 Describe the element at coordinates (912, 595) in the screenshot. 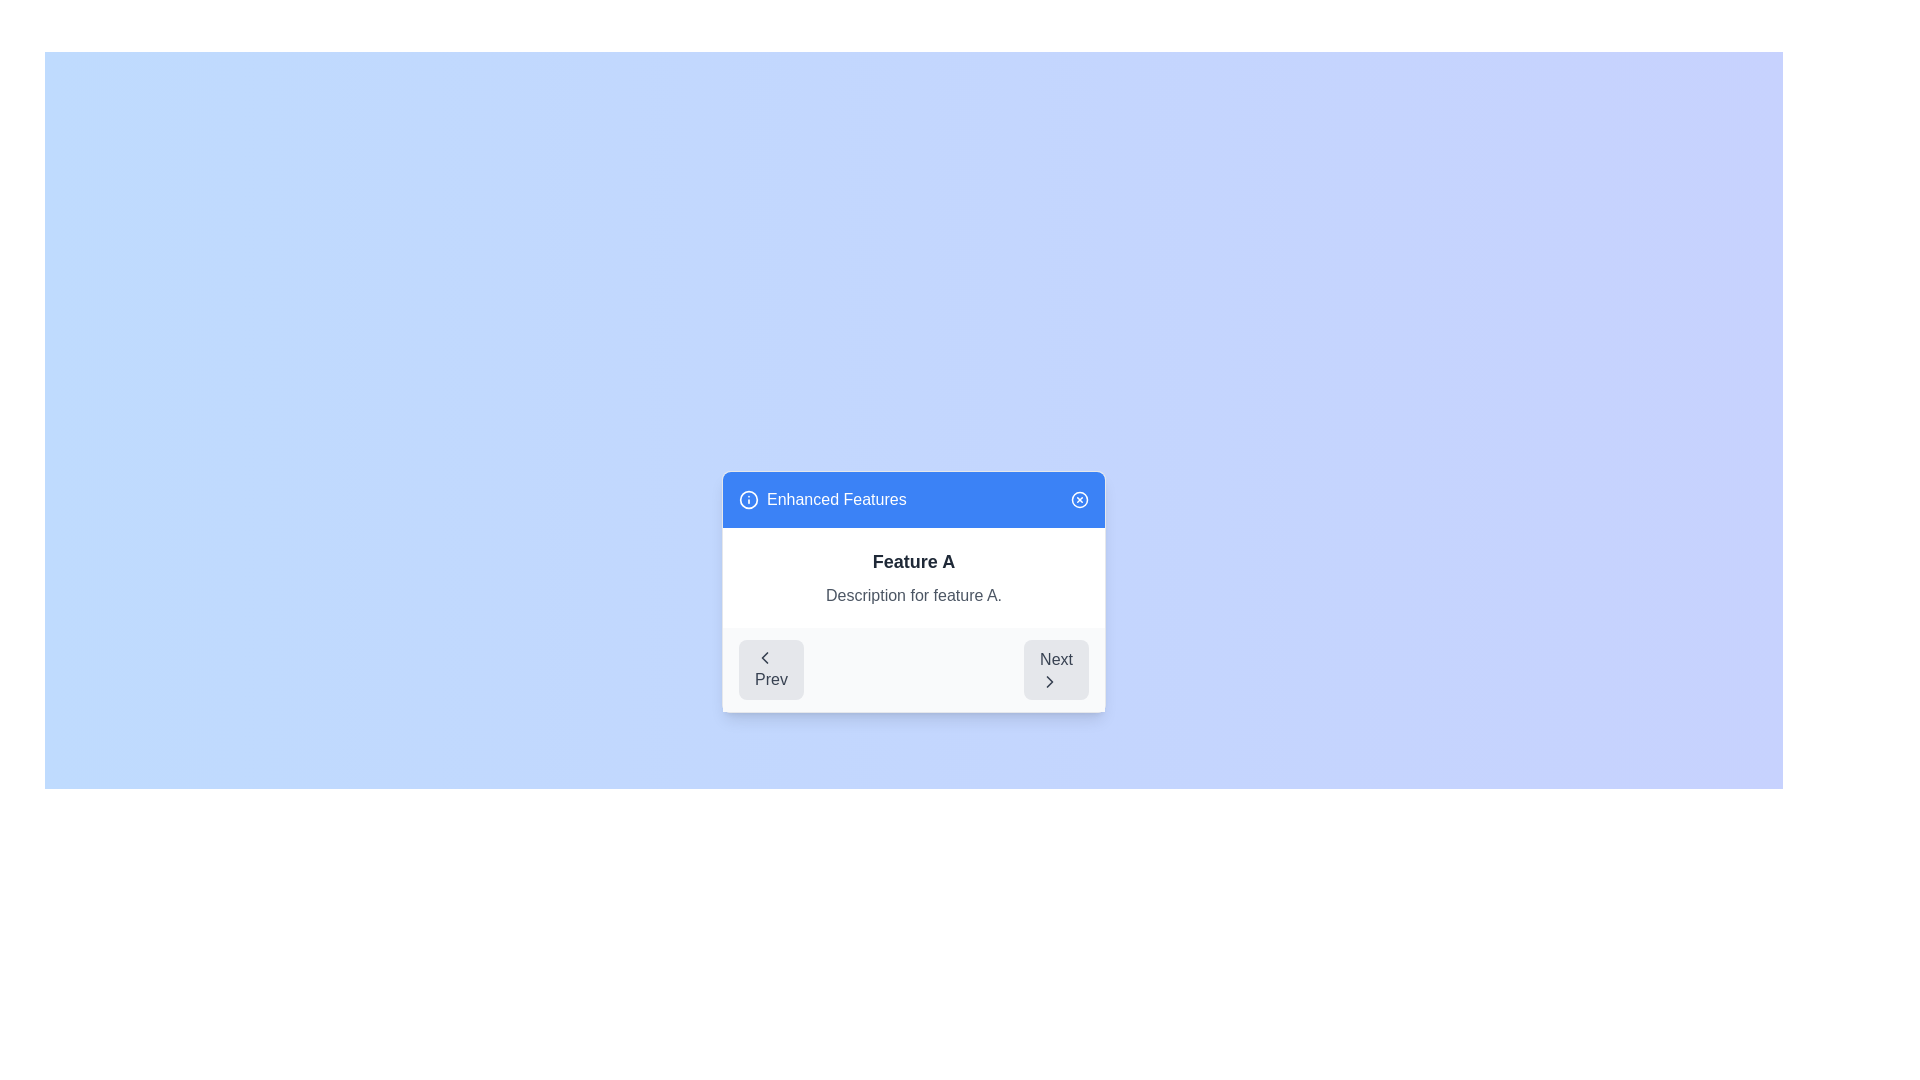

I see `the static text label providing information about 'Feature A', located at the center of the card element` at that location.